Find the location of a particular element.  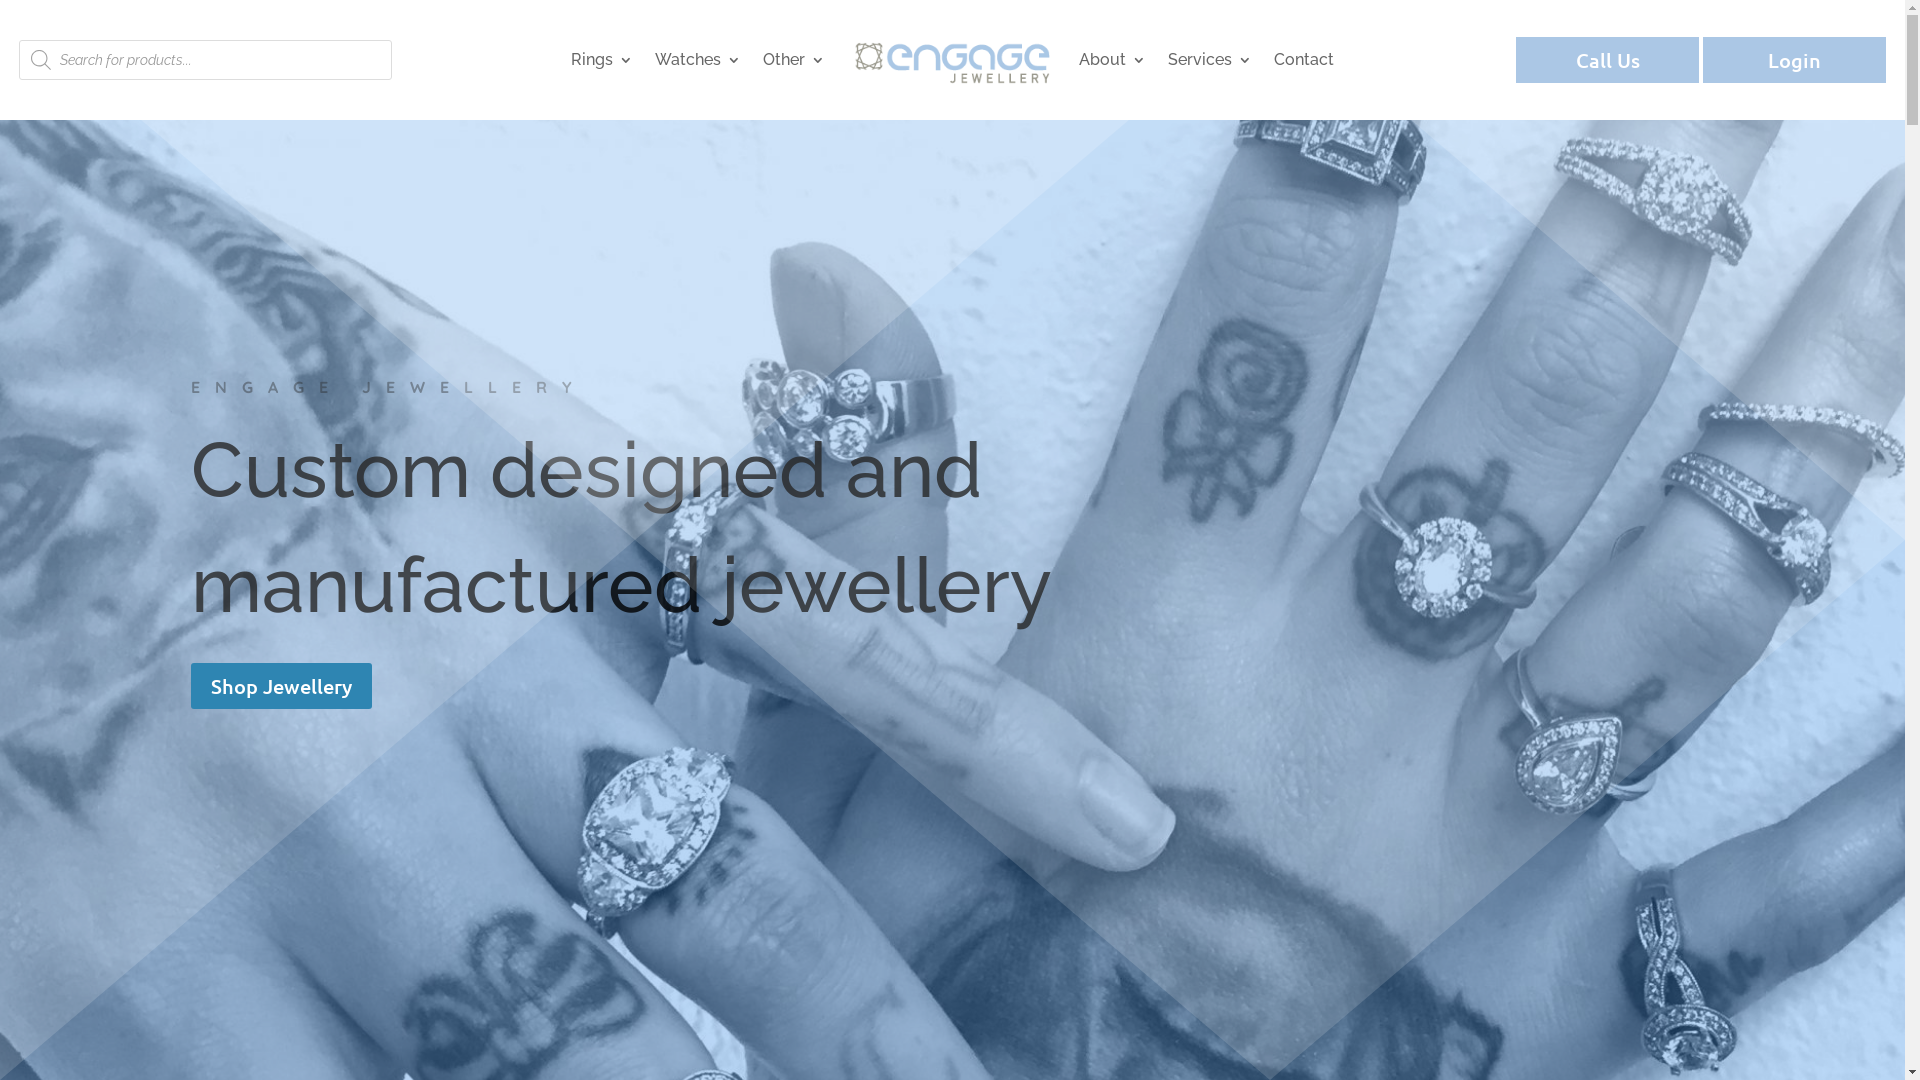

'Watches' is located at coordinates (697, 59).